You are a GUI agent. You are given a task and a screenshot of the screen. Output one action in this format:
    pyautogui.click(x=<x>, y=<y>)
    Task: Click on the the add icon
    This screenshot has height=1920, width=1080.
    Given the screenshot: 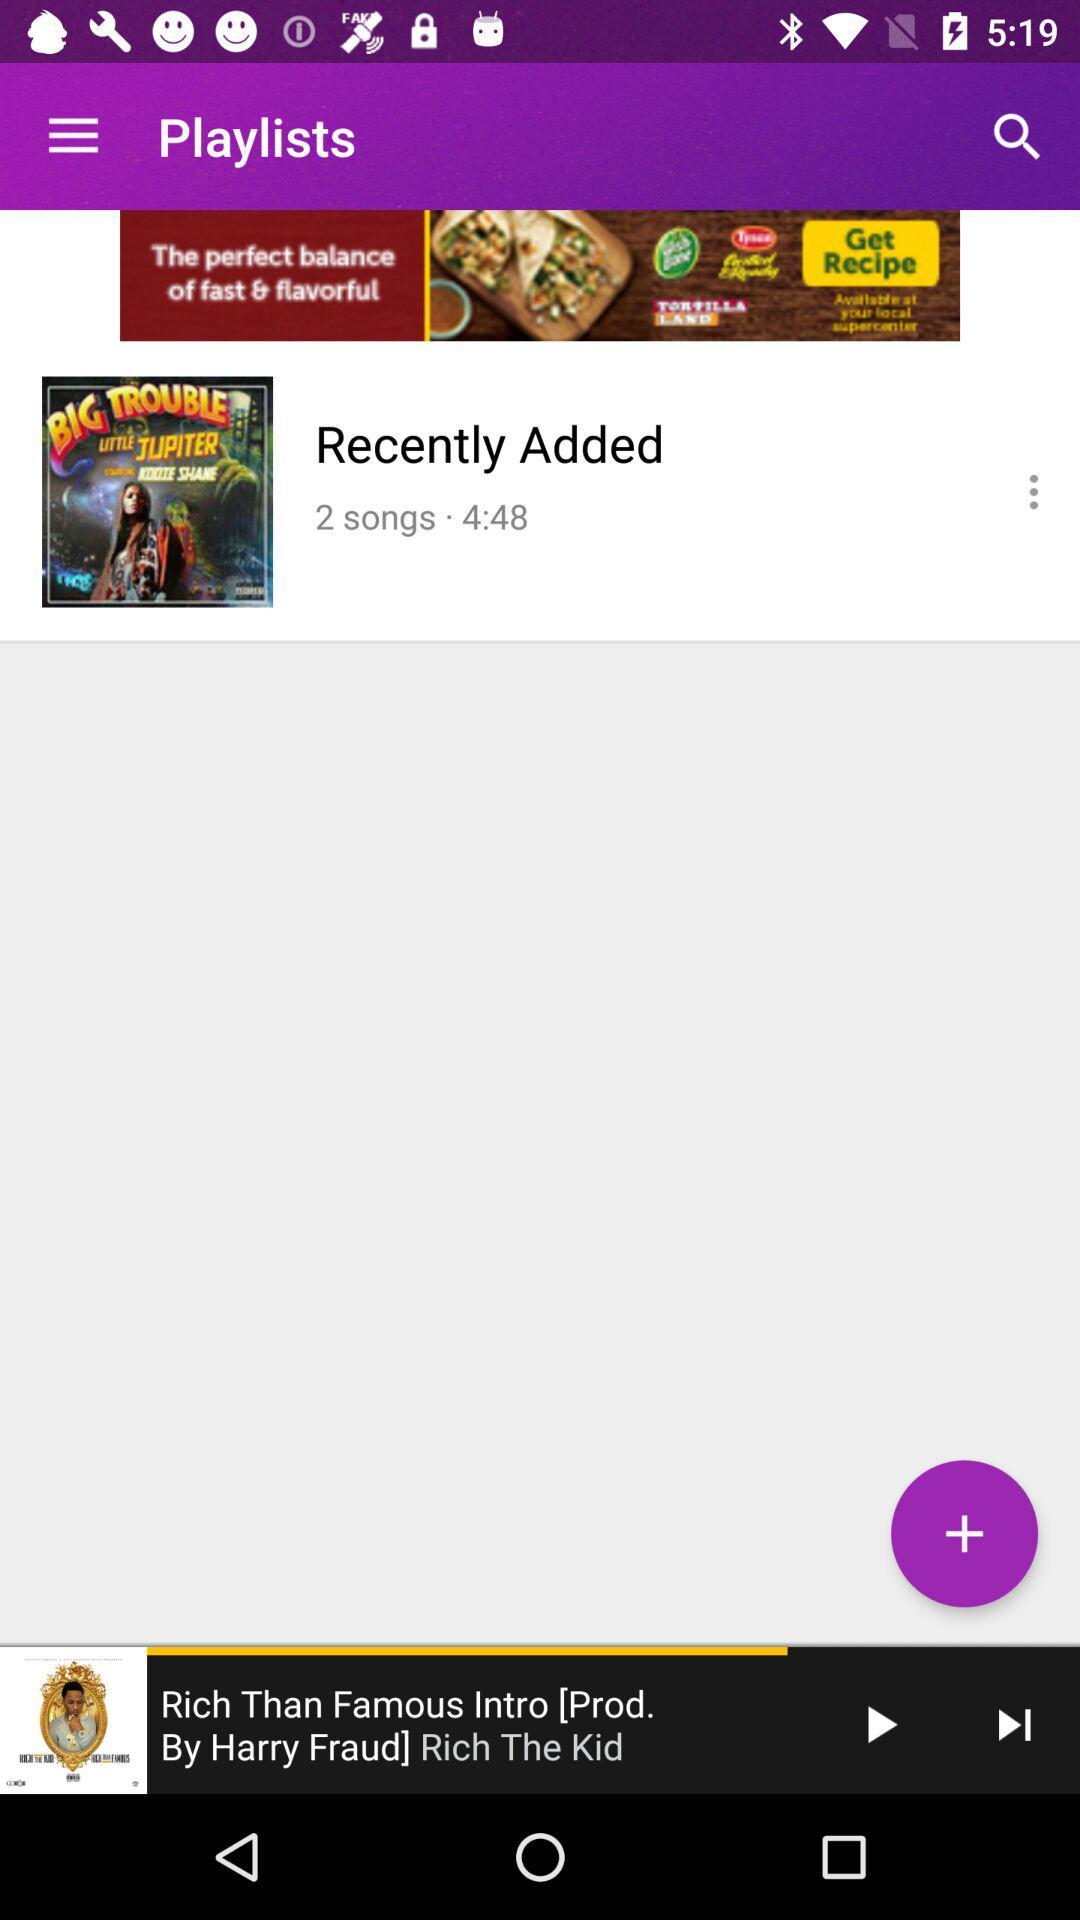 What is the action you would take?
    pyautogui.click(x=963, y=1532)
    